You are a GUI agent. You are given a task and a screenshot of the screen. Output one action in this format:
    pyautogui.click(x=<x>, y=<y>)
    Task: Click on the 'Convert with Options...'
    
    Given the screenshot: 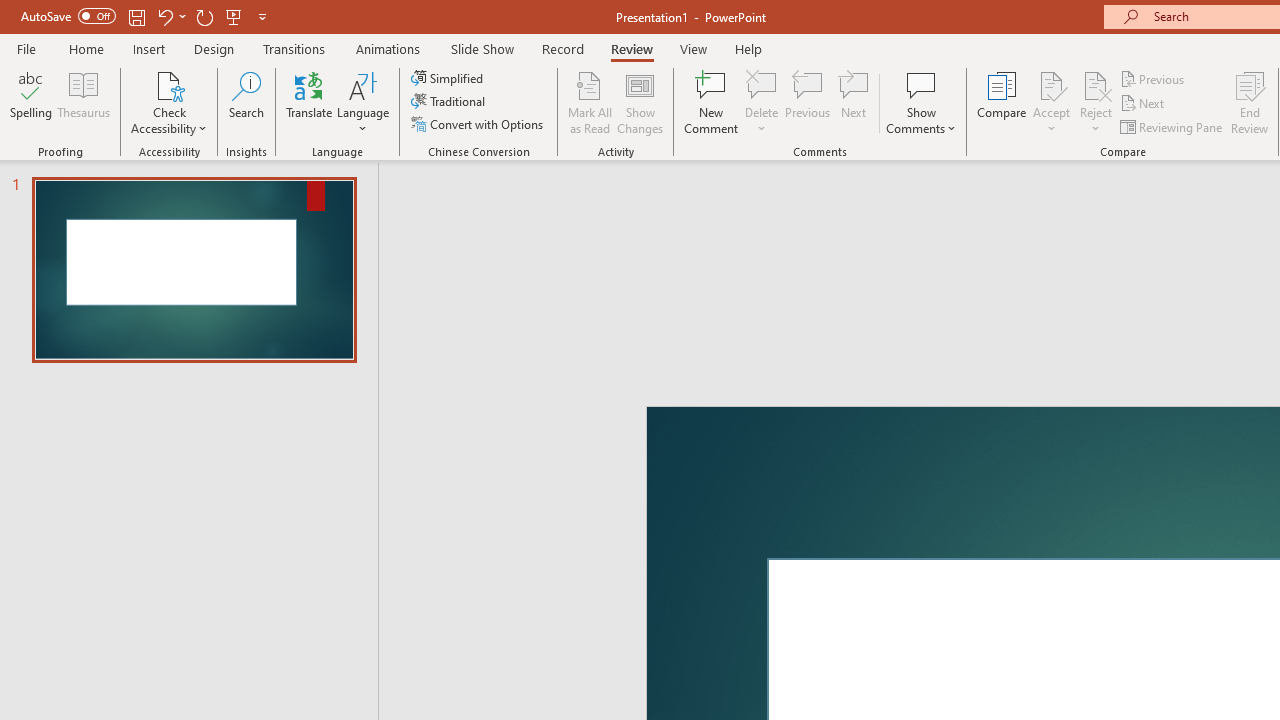 What is the action you would take?
    pyautogui.click(x=478, y=124)
    